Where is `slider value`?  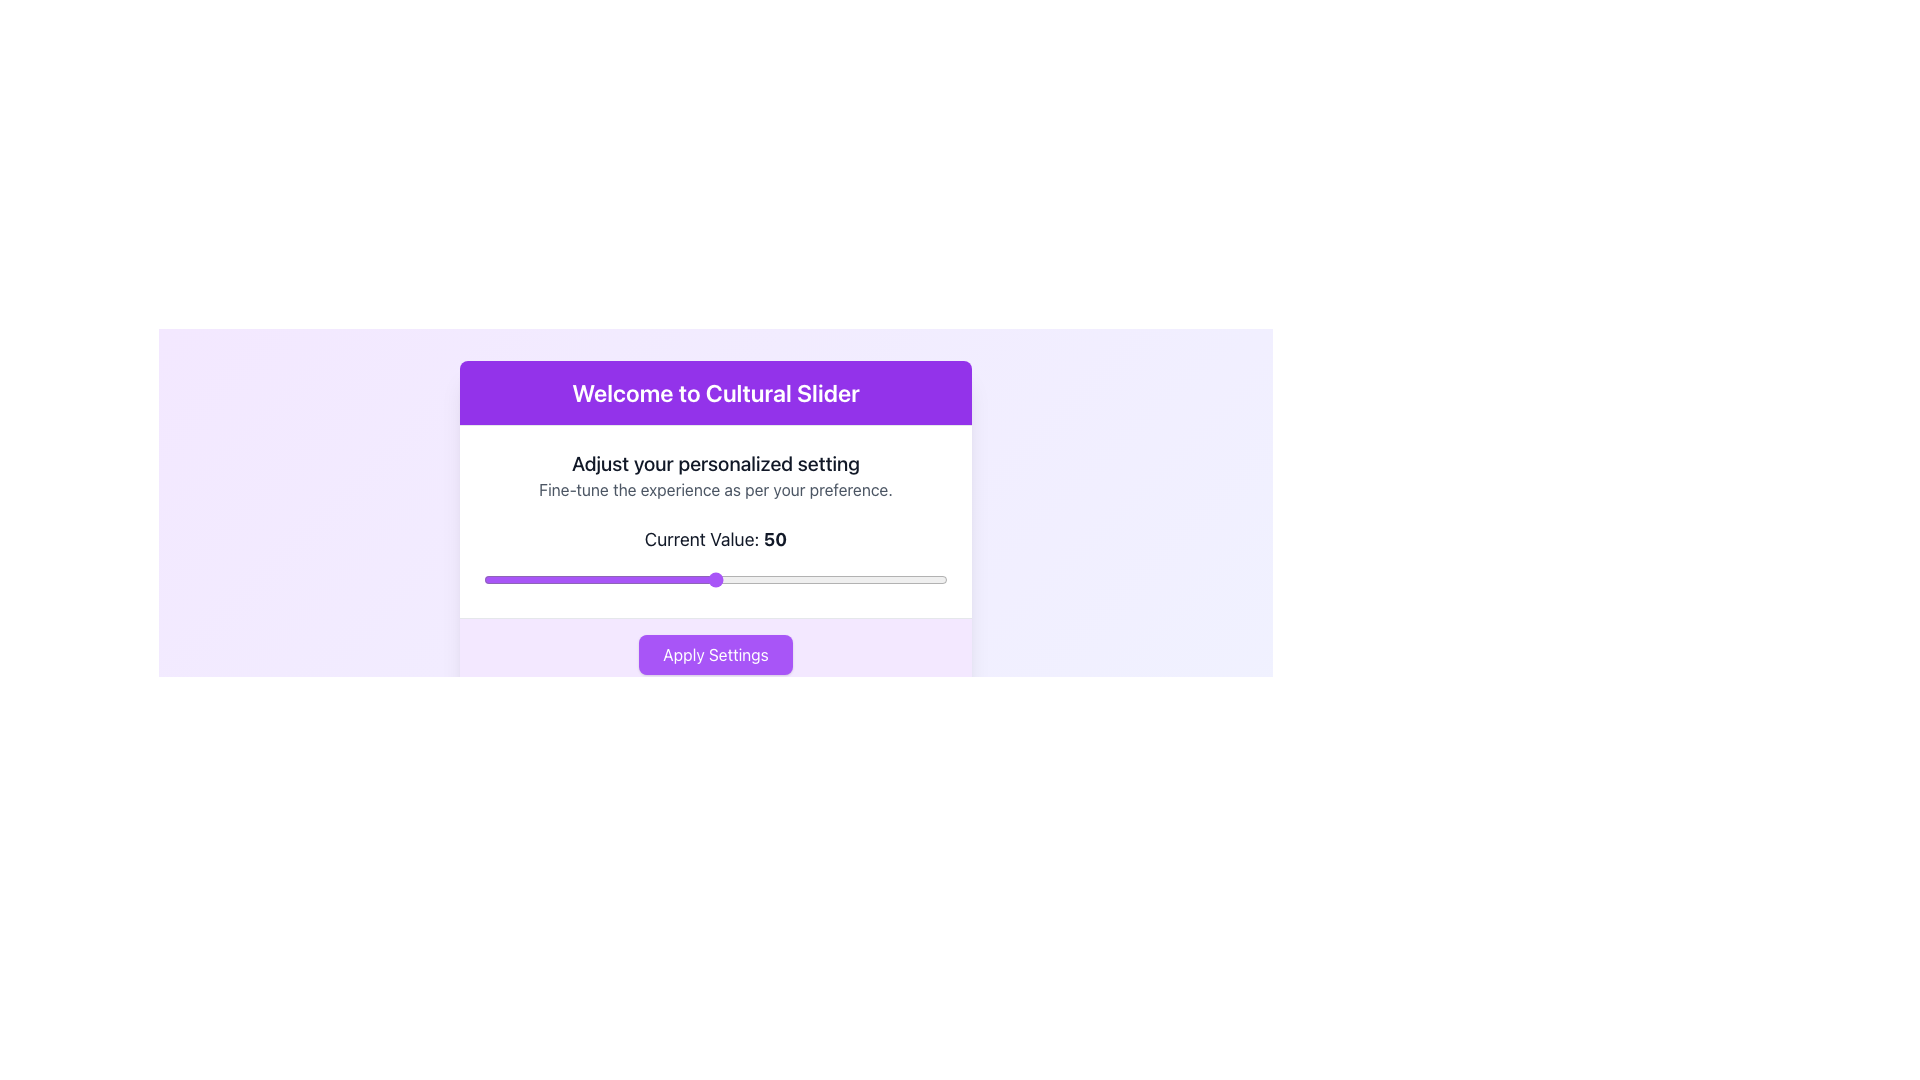
slider value is located at coordinates (575, 579).